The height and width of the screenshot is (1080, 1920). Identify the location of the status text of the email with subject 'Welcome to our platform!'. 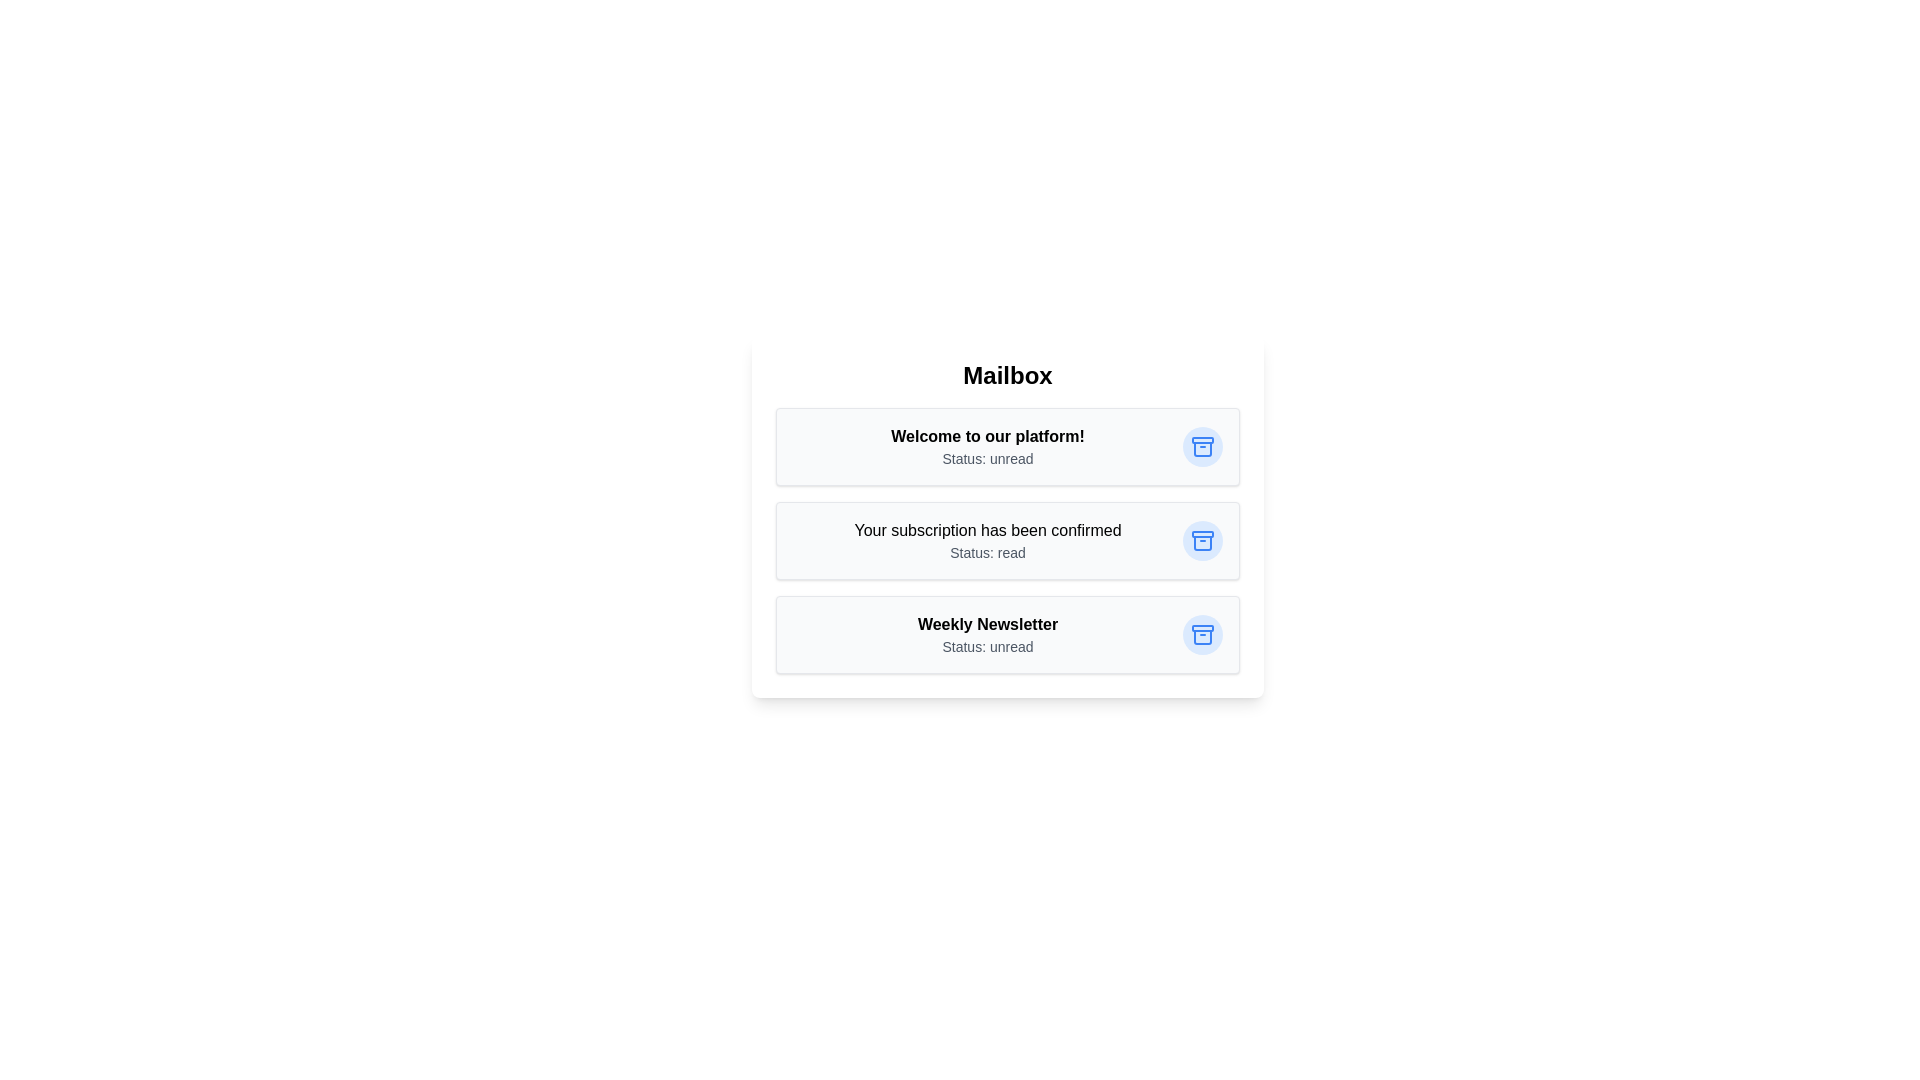
(988, 459).